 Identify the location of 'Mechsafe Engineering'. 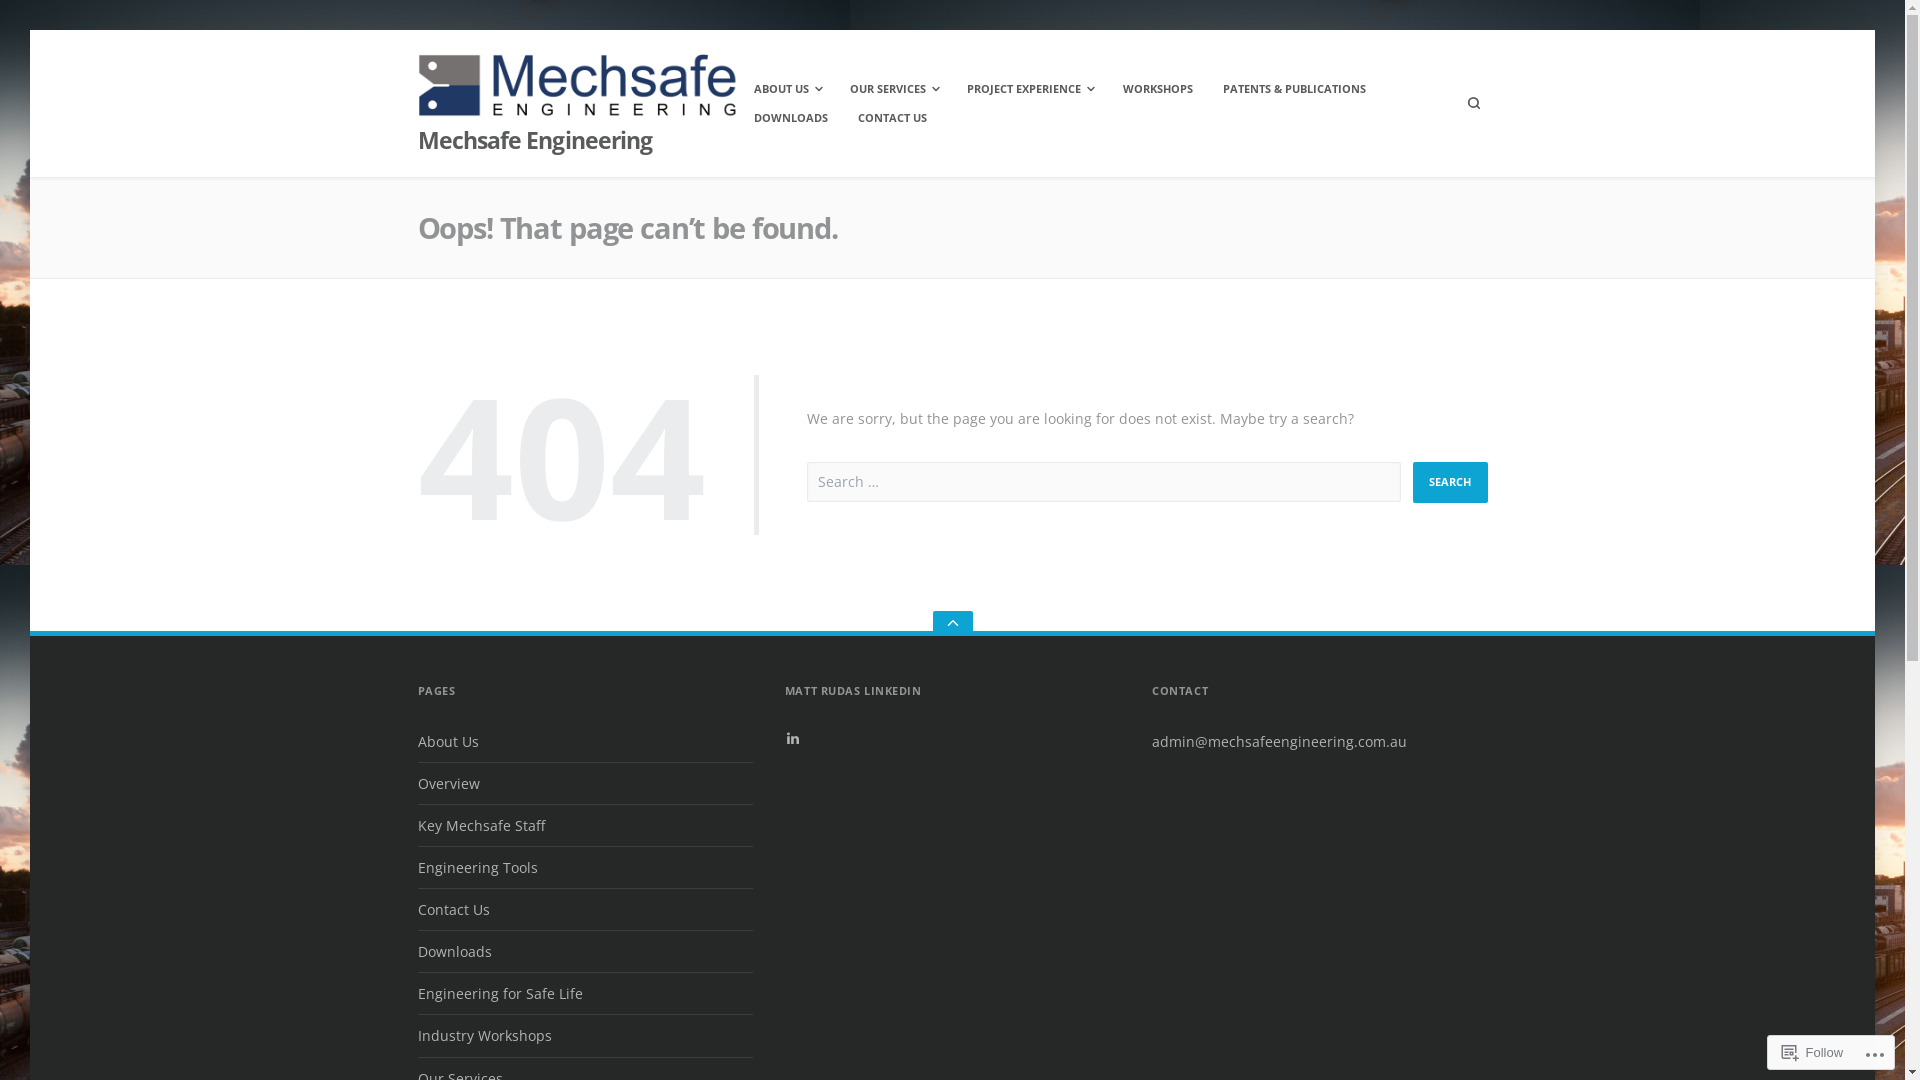
(535, 139).